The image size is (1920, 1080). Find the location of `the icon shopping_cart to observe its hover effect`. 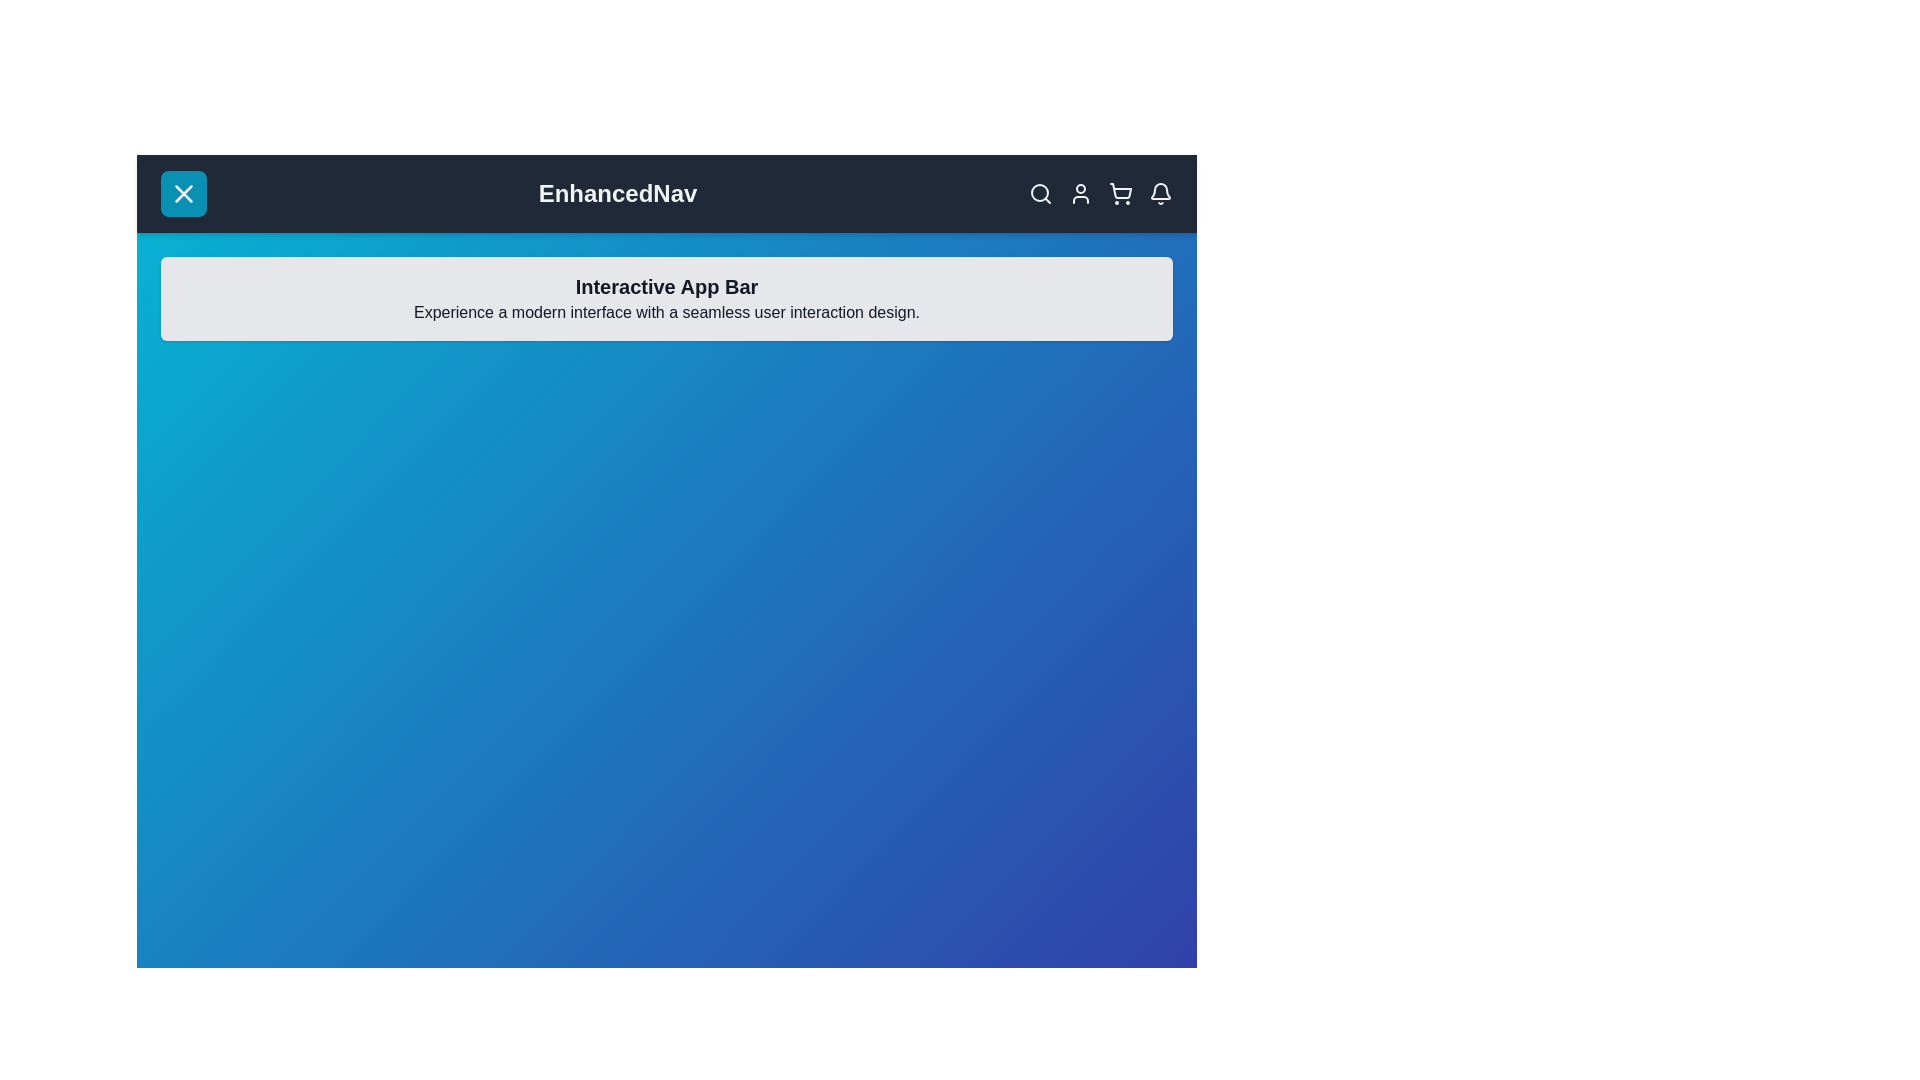

the icon shopping_cart to observe its hover effect is located at coordinates (1121, 193).